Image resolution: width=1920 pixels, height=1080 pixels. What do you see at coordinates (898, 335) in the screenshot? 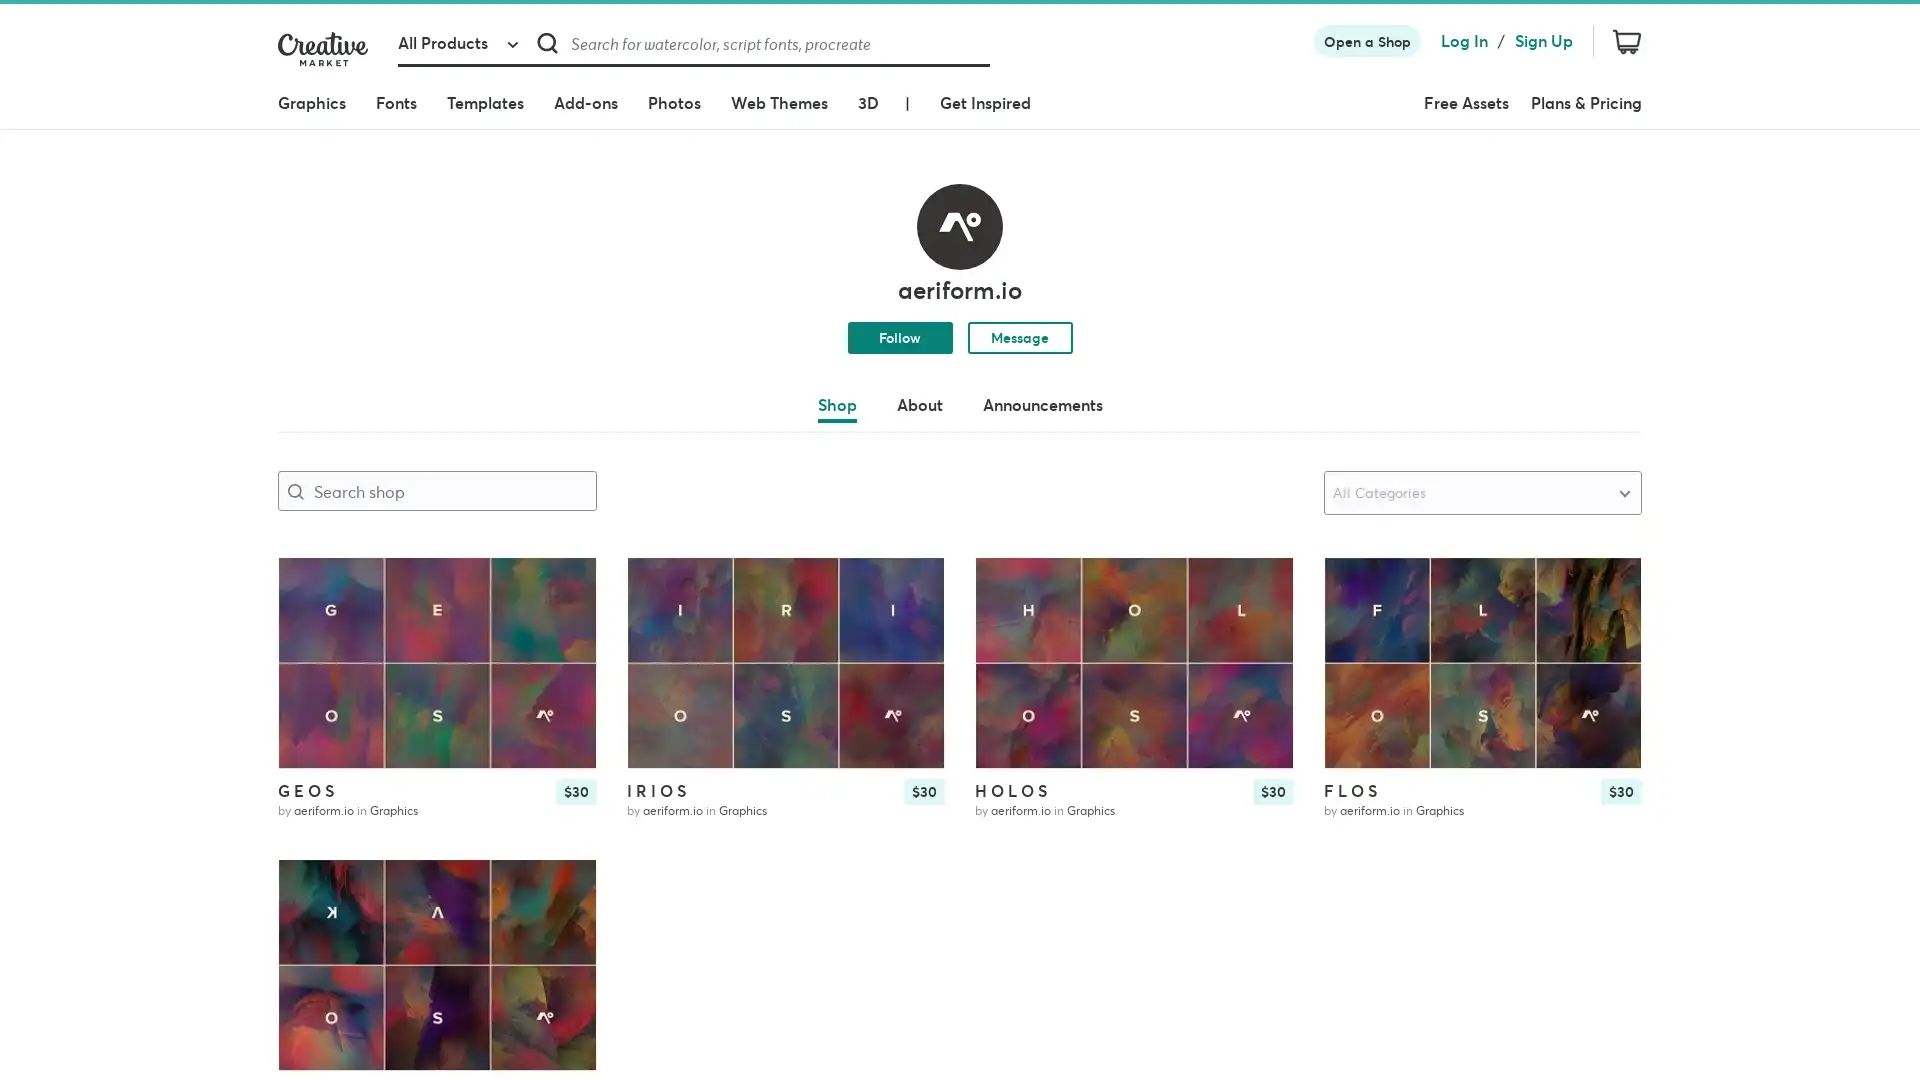
I see `Follow` at bounding box center [898, 335].